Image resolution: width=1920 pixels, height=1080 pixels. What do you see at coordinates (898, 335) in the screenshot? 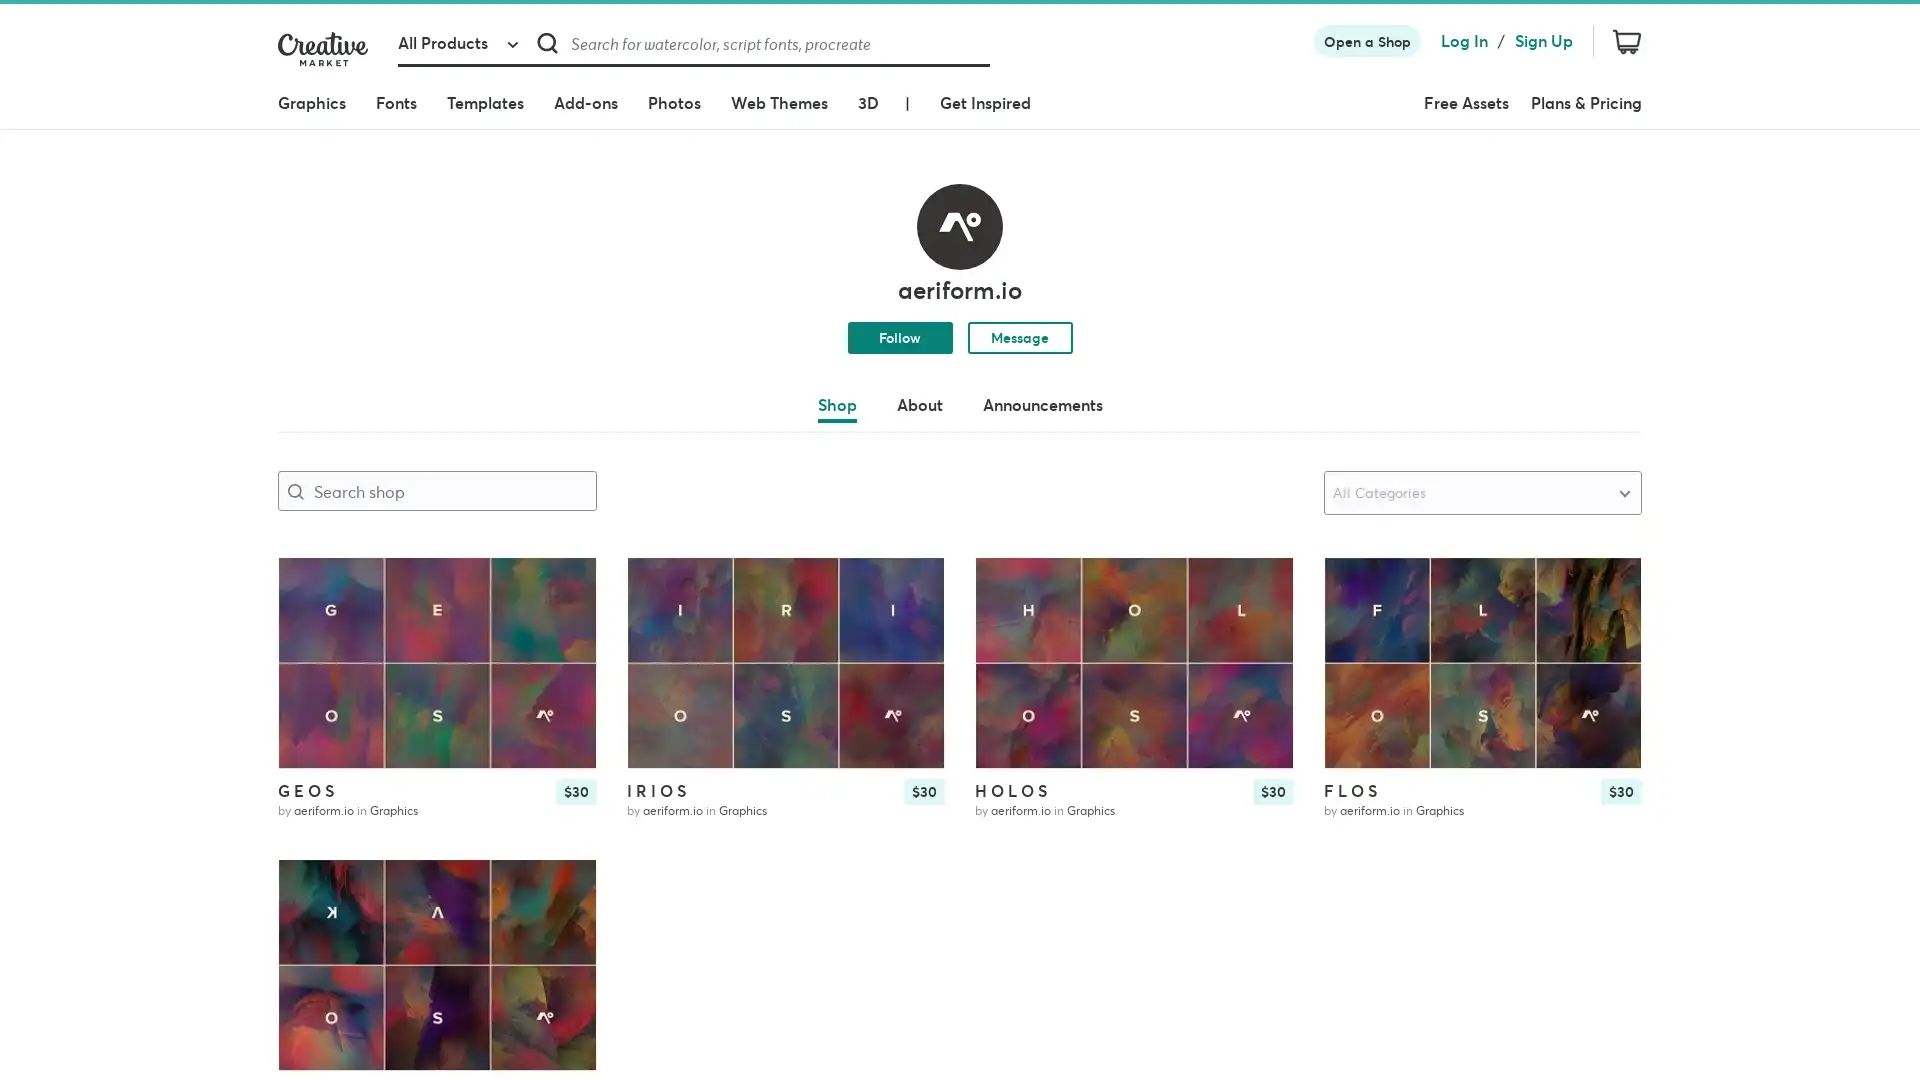
I see `Follow` at bounding box center [898, 335].